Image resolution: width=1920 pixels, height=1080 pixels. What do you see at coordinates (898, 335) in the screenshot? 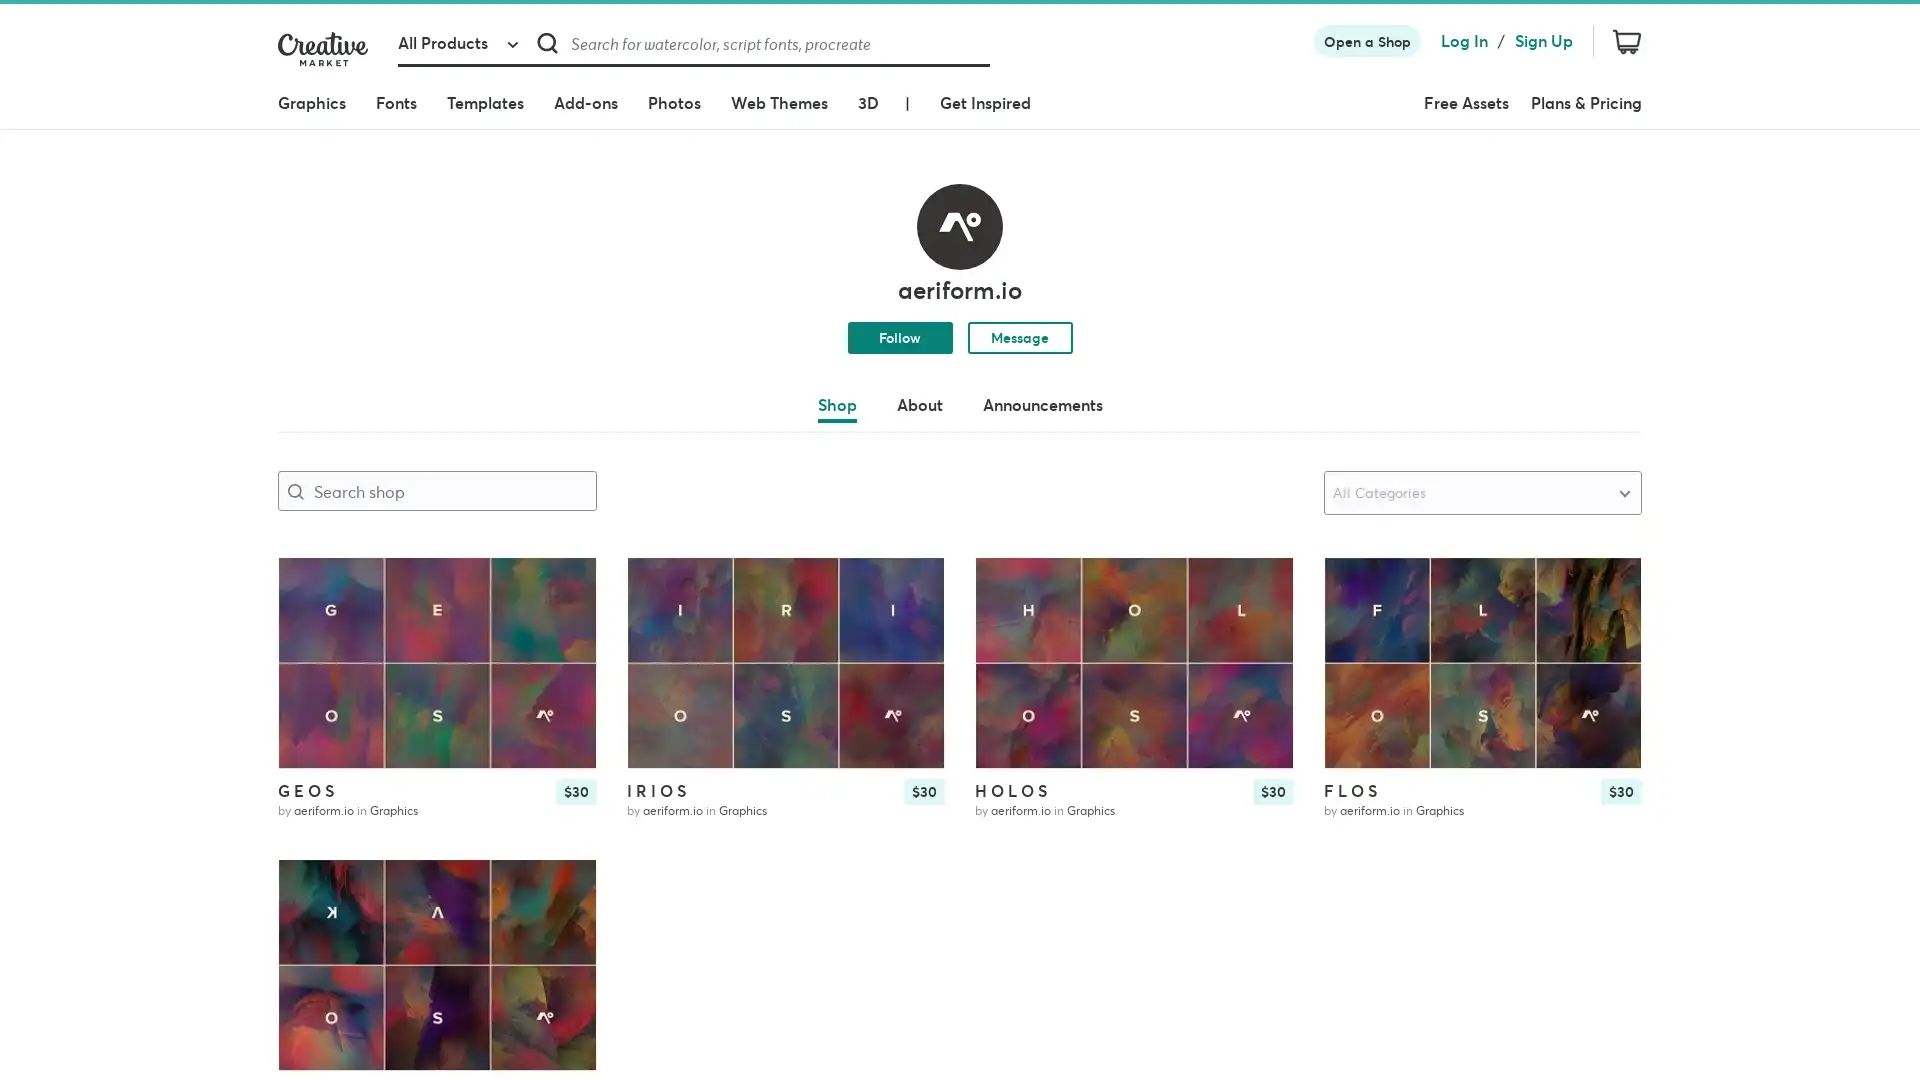
I see `Follow` at bounding box center [898, 335].